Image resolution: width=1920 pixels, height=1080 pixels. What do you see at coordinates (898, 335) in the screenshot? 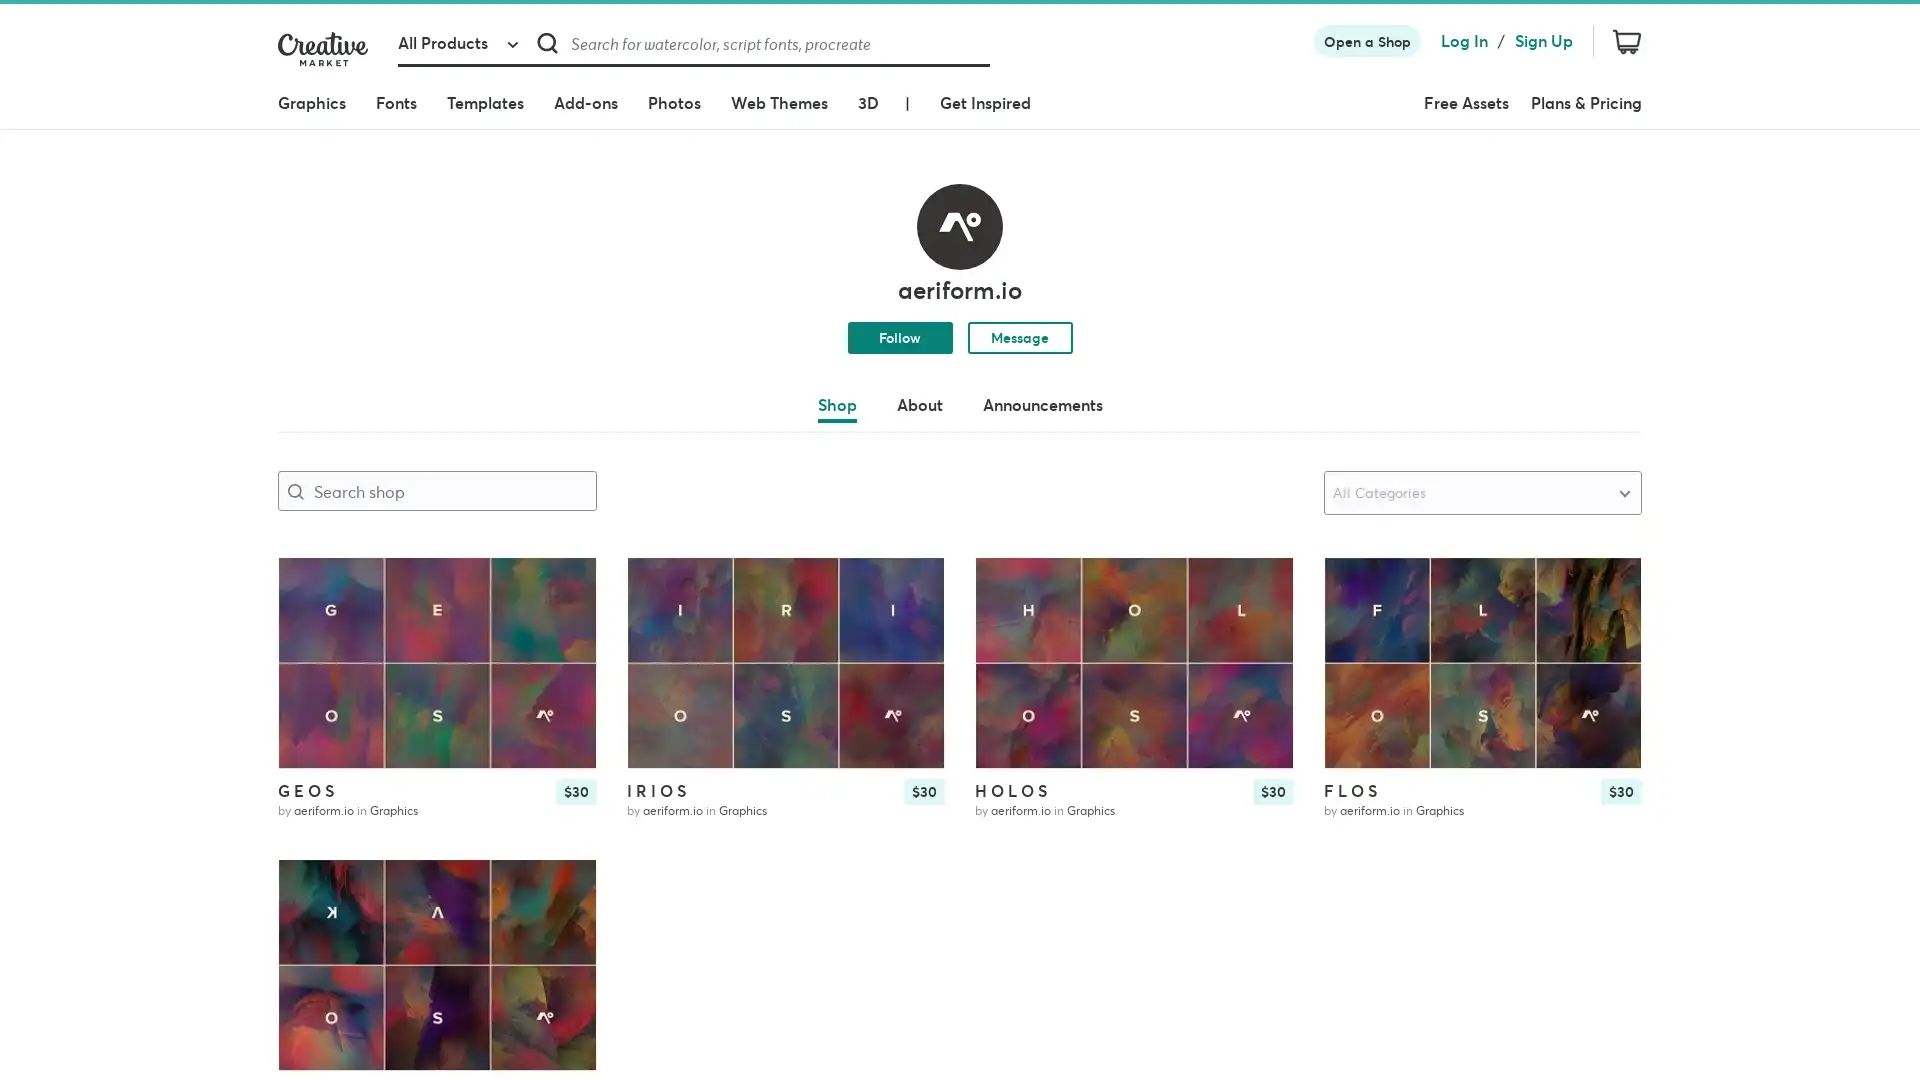
I see `Follow` at bounding box center [898, 335].